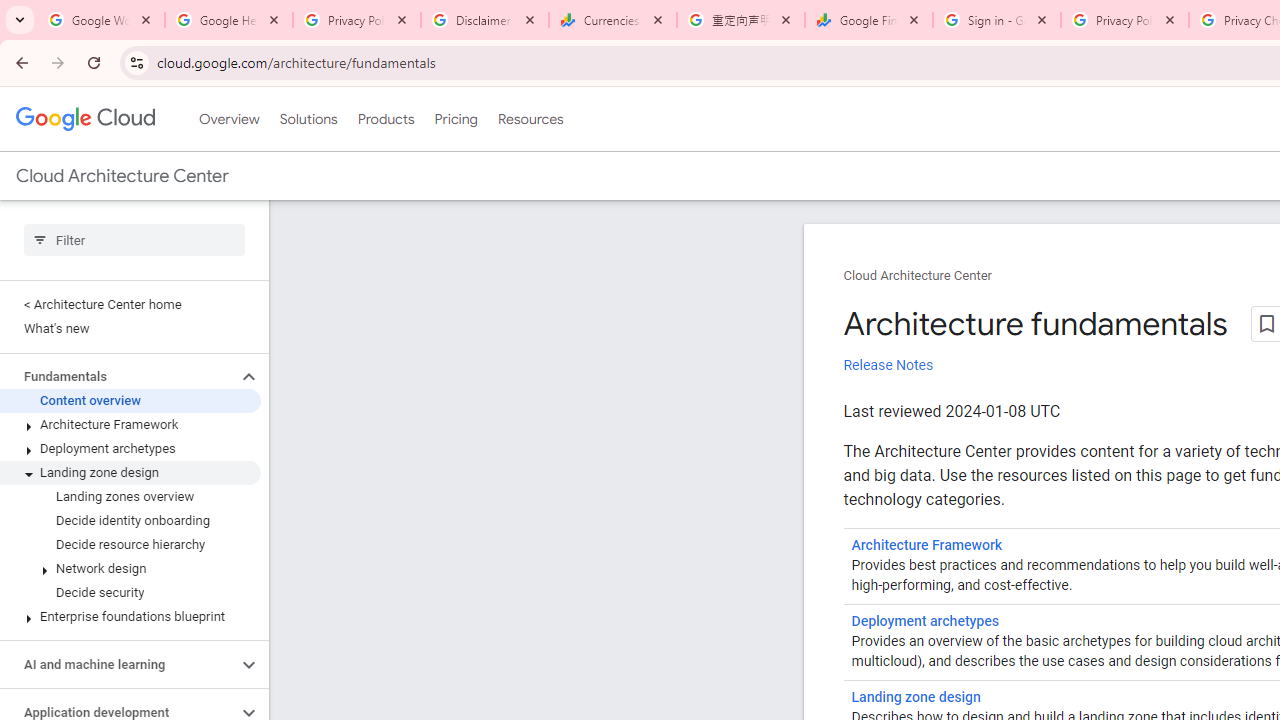 The height and width of the screenshot is (720, 1280). I want to click on 'Sign in - Google Accounts', so click(997, 20).